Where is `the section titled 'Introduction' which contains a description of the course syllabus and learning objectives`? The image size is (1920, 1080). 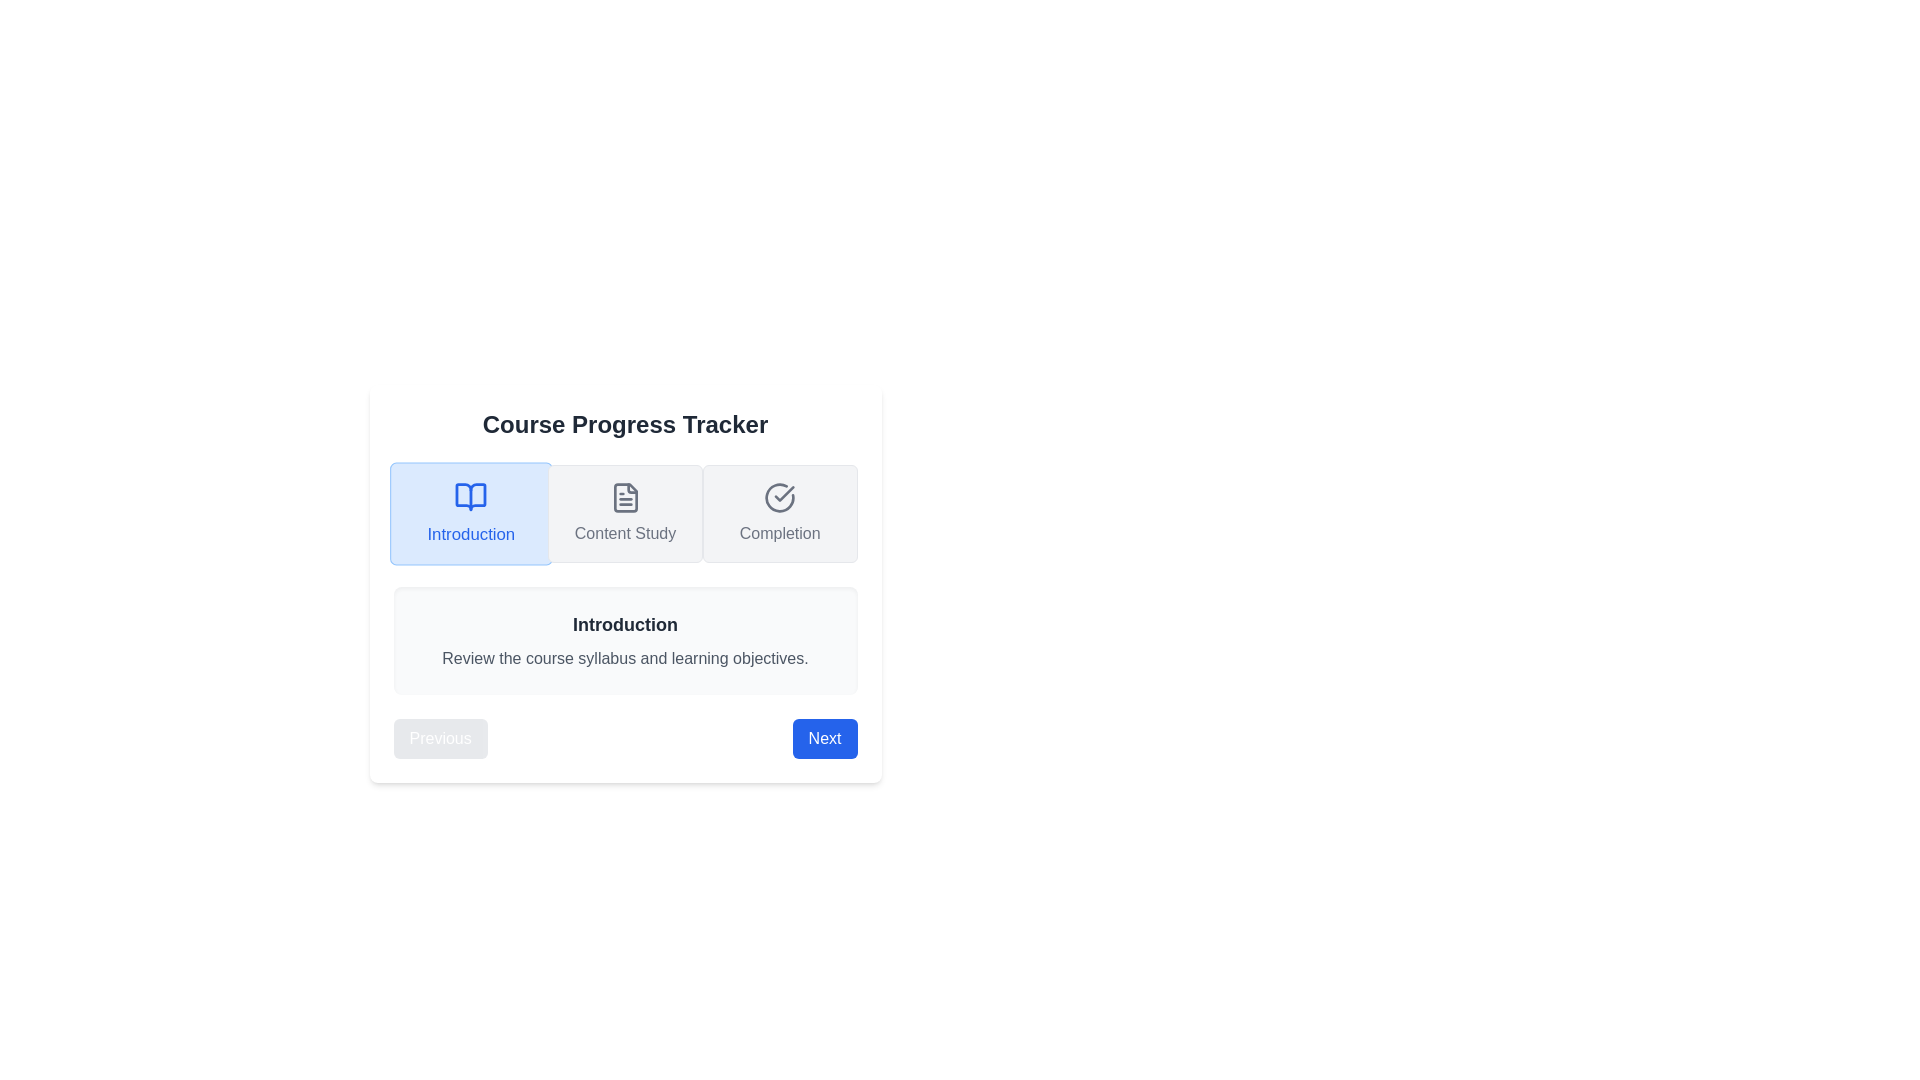 the section titled 'Introduction' which contains a description of the course syllabus and learning objectives is located at coordinates (624, 640).